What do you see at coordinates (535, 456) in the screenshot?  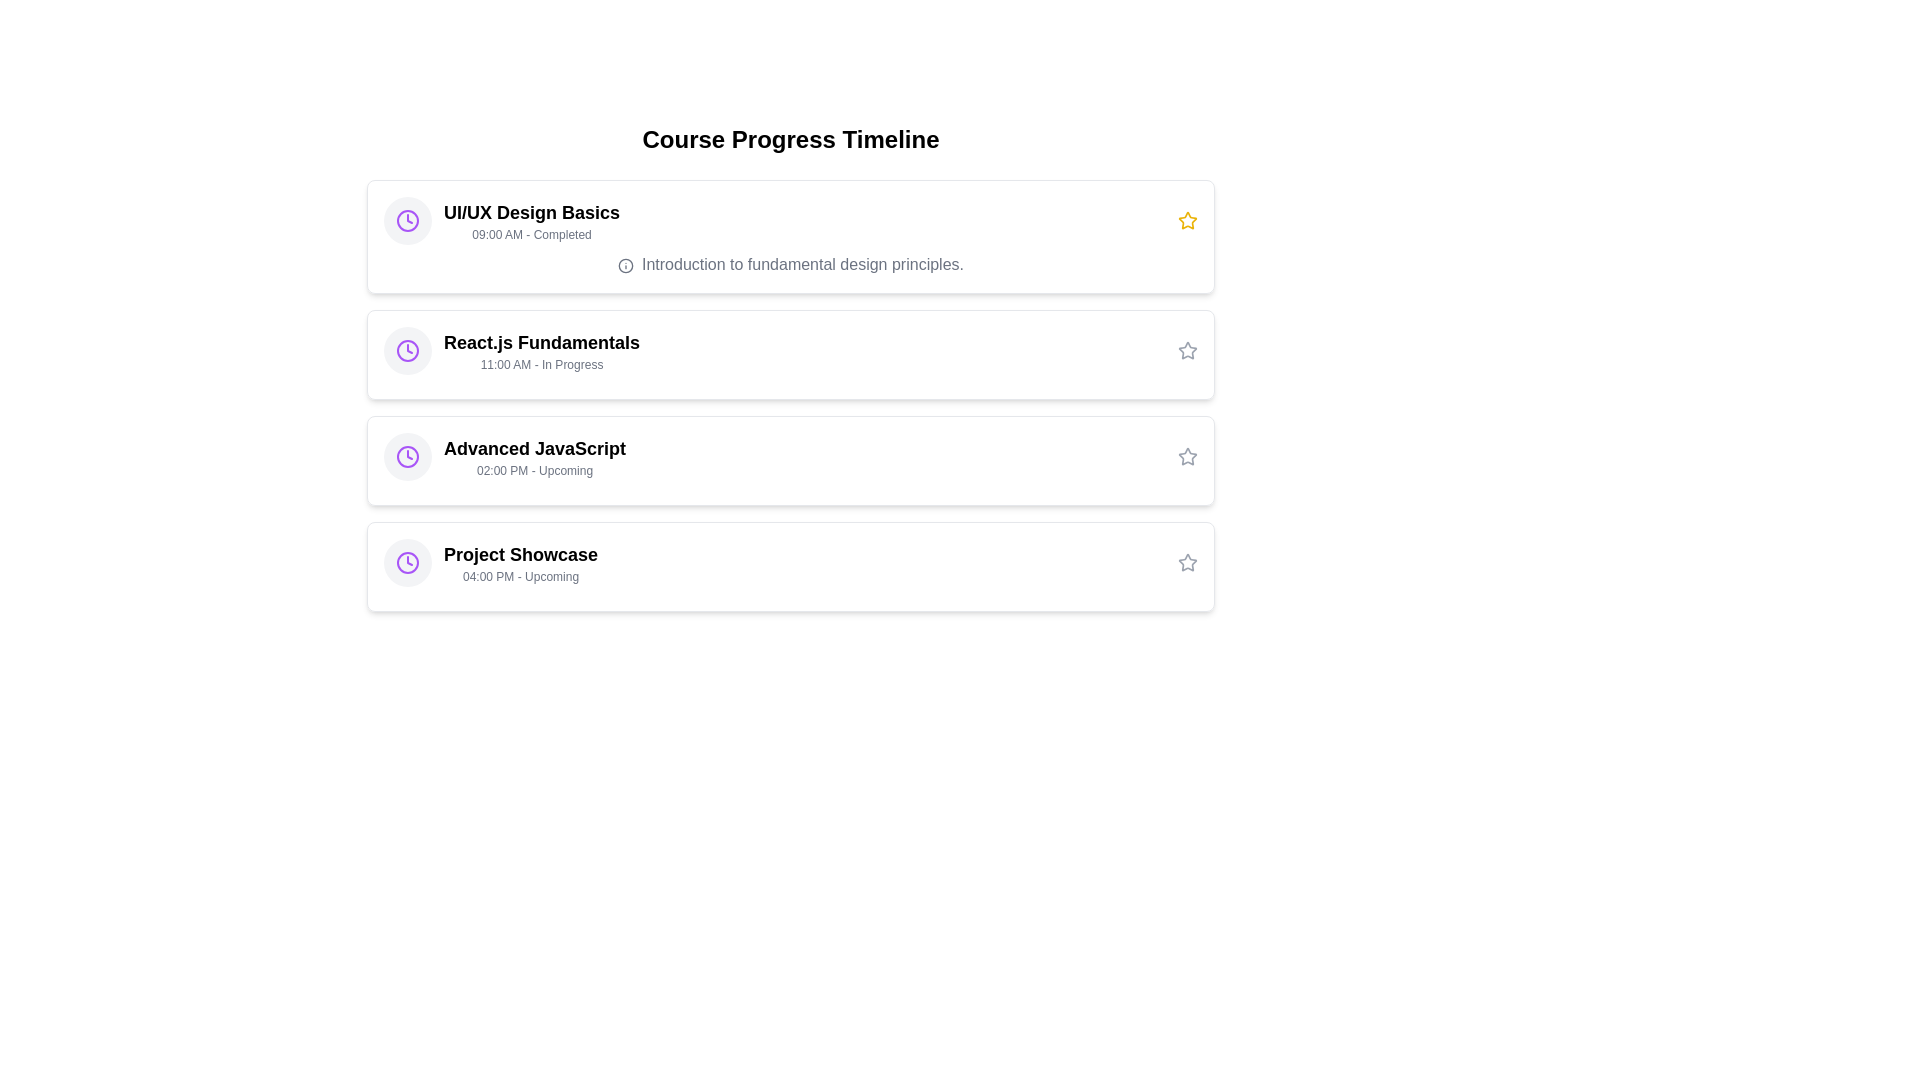 I see `the text label that displays the name and scheduled time status of the 'Advanced JavaScript' course session, which is the third item in the list under the 'Course Progress Timeline' section` at bounding box center [535, 456].